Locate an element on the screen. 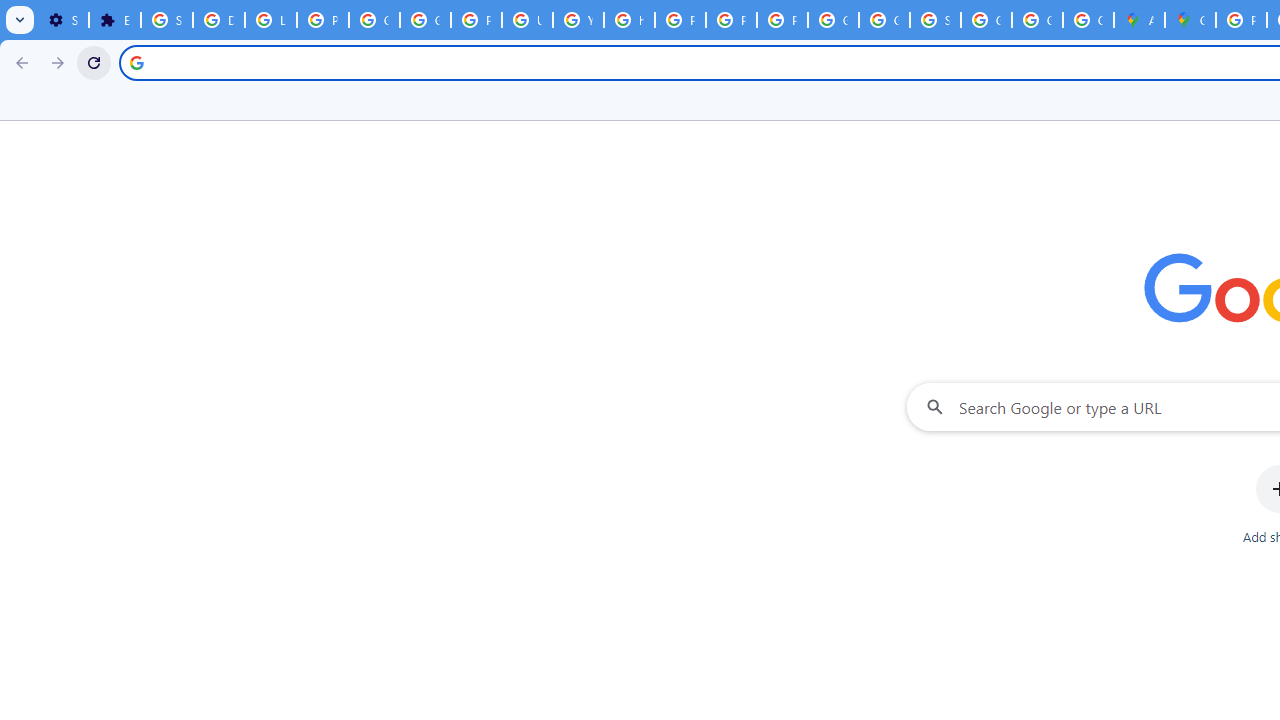 Image resolution: width=1280 pixels, height=720 pixels. 'https://scholar.google.com/' is located at coordinates (628, 20).